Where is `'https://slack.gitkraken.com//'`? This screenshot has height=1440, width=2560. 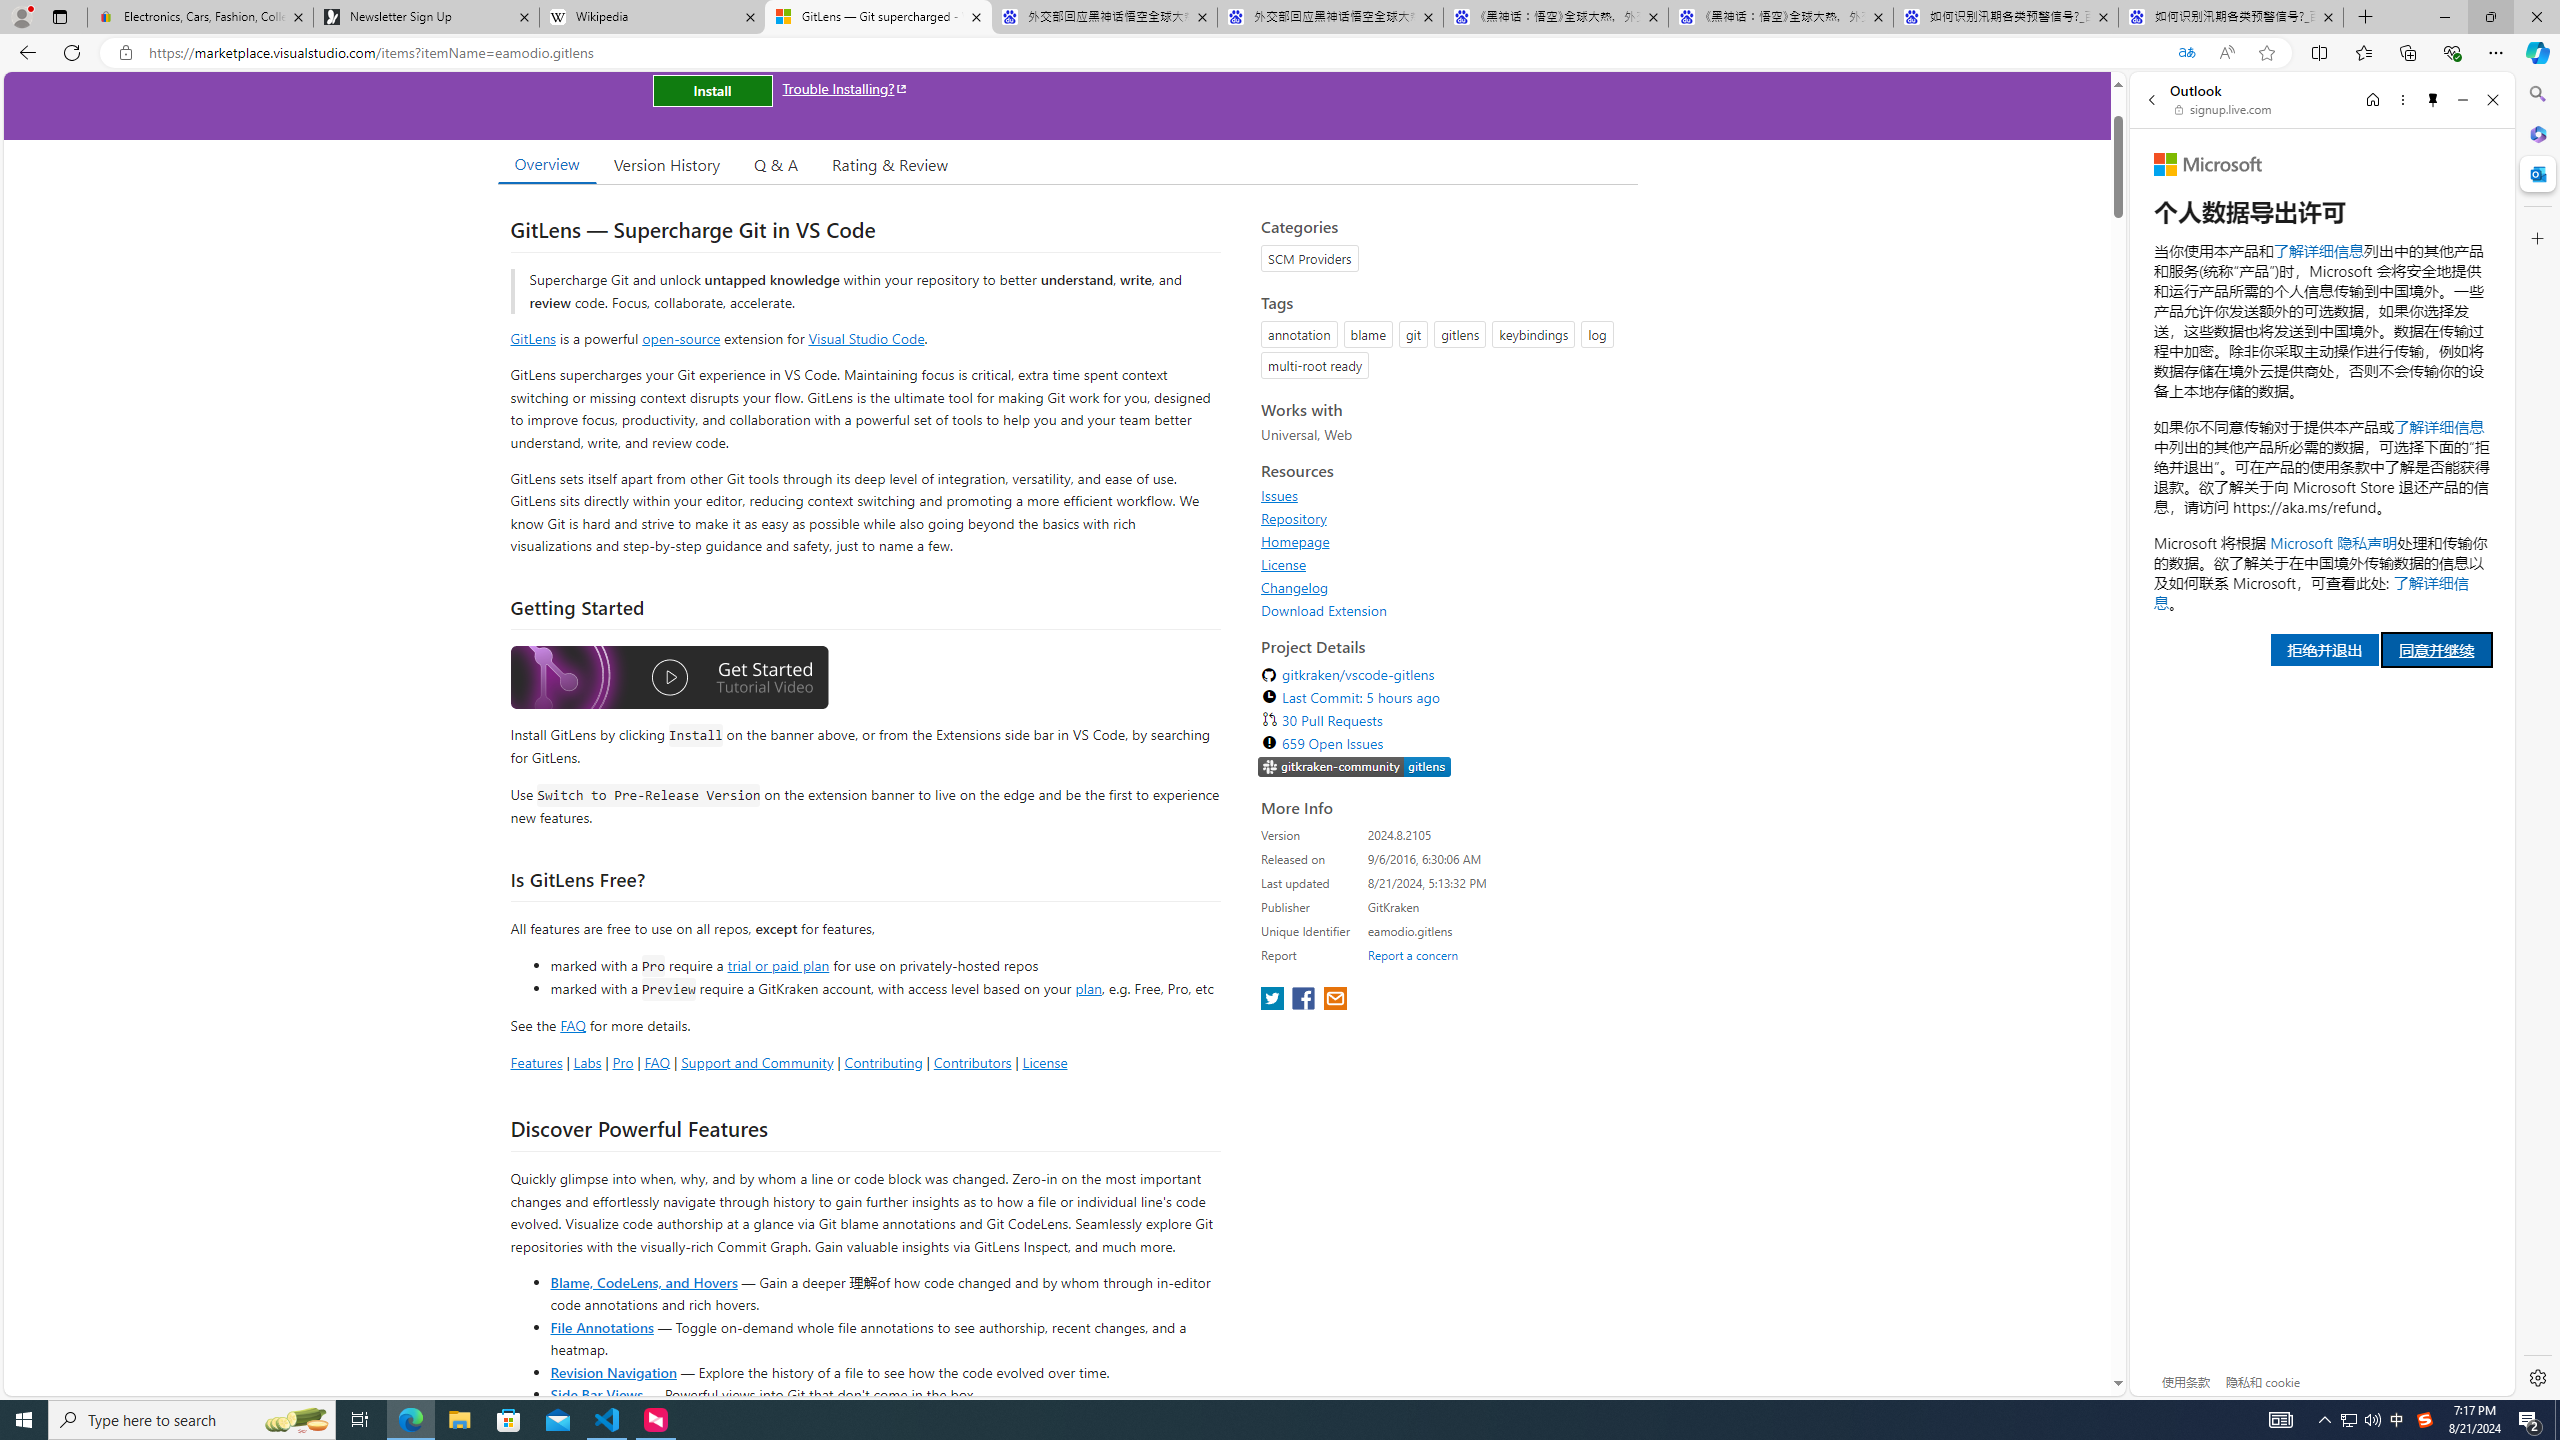 'https://slack.gitkraken.com//' is located at coordinates (1353, 766).